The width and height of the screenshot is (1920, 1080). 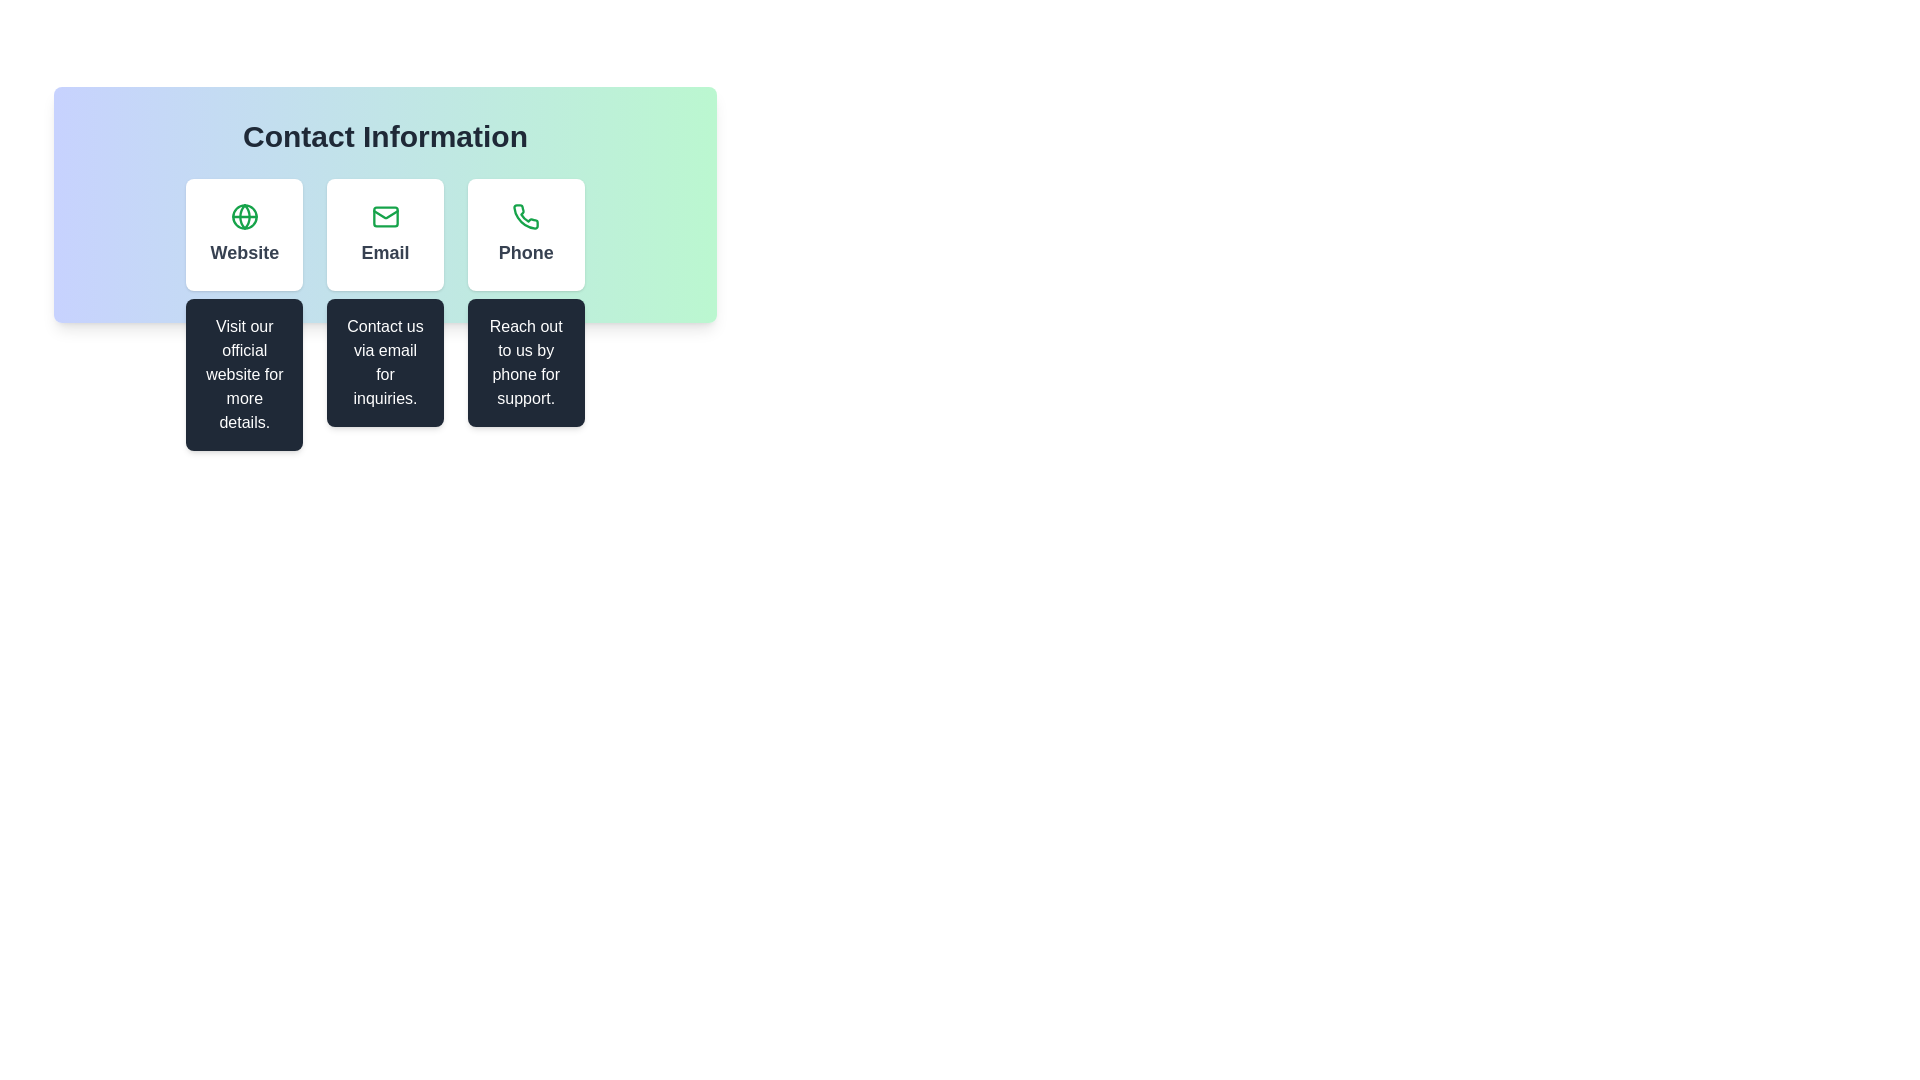 I want to click on the graphical representation of the triangular flap of the envelope, which is part of the email icon located in the Contact Information section, so click(x=385, y=214).